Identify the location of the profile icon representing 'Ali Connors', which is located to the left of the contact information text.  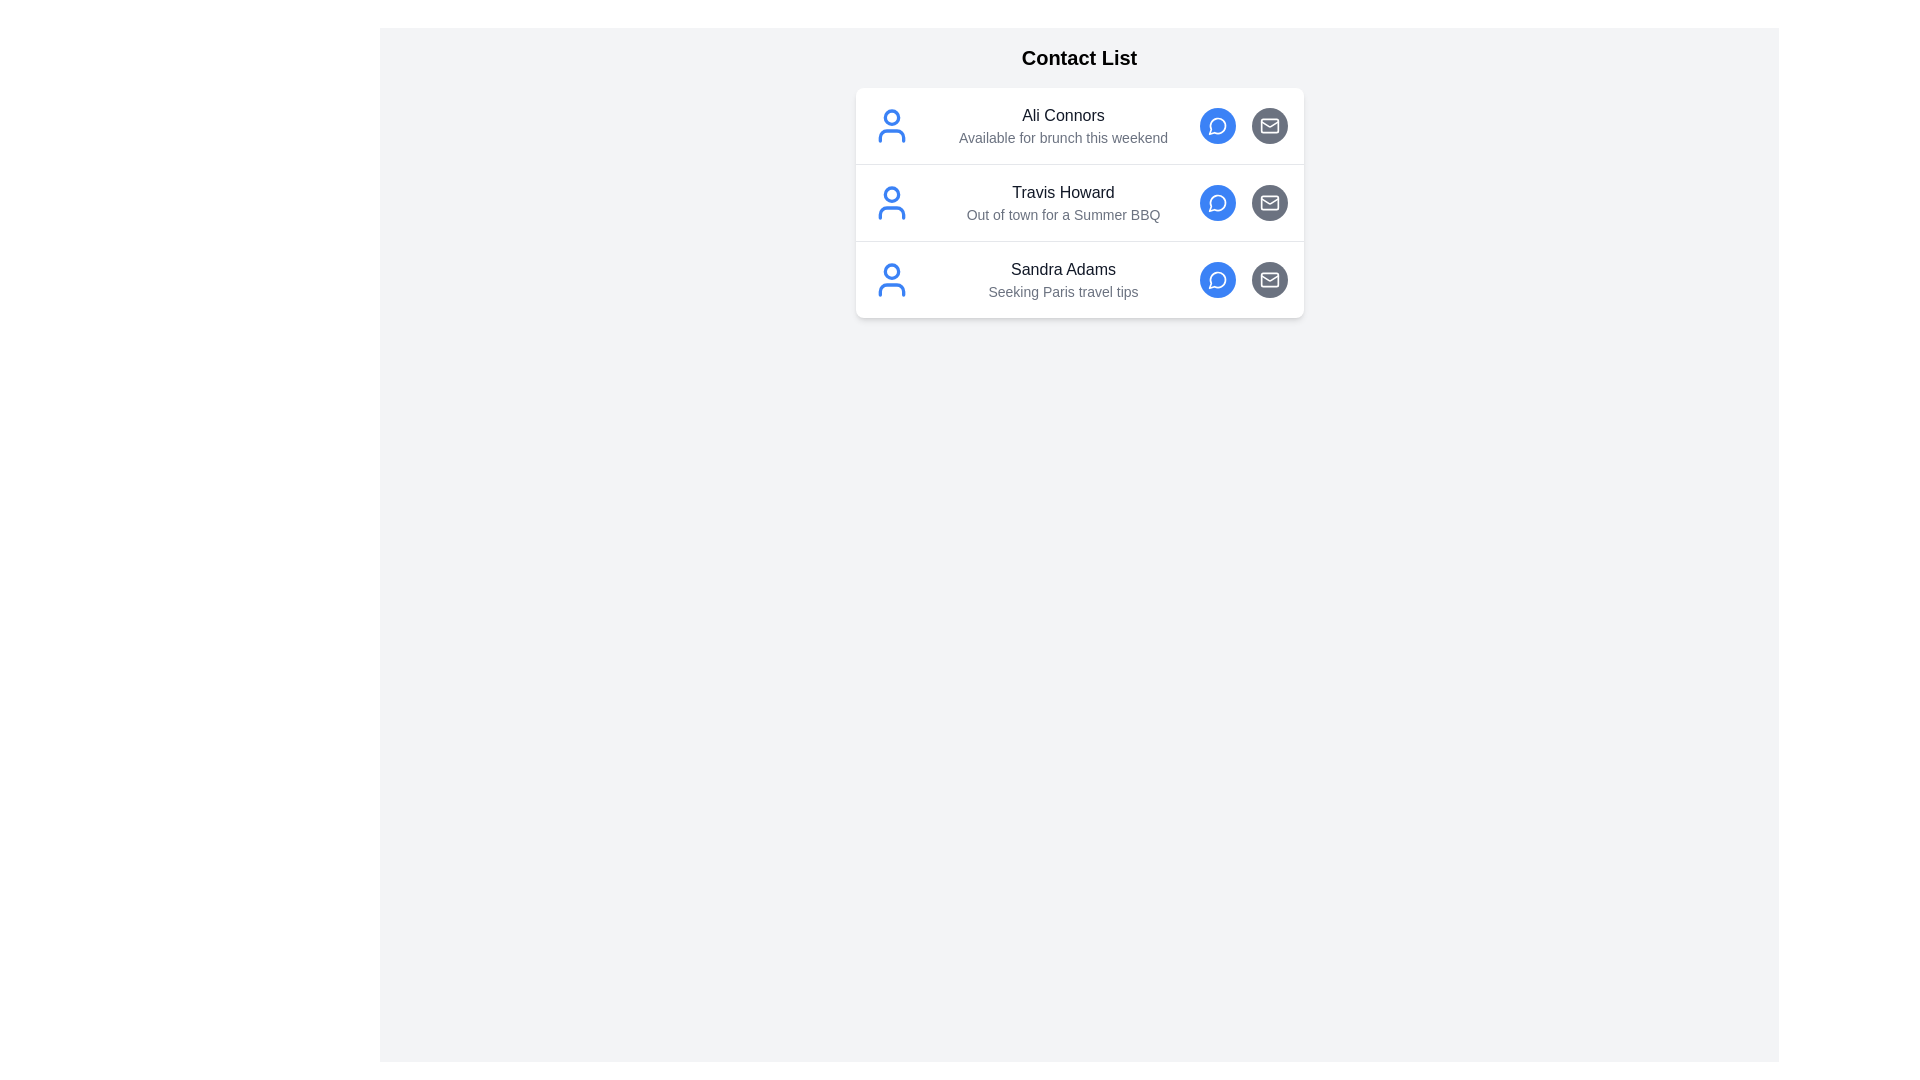
(890, 126).